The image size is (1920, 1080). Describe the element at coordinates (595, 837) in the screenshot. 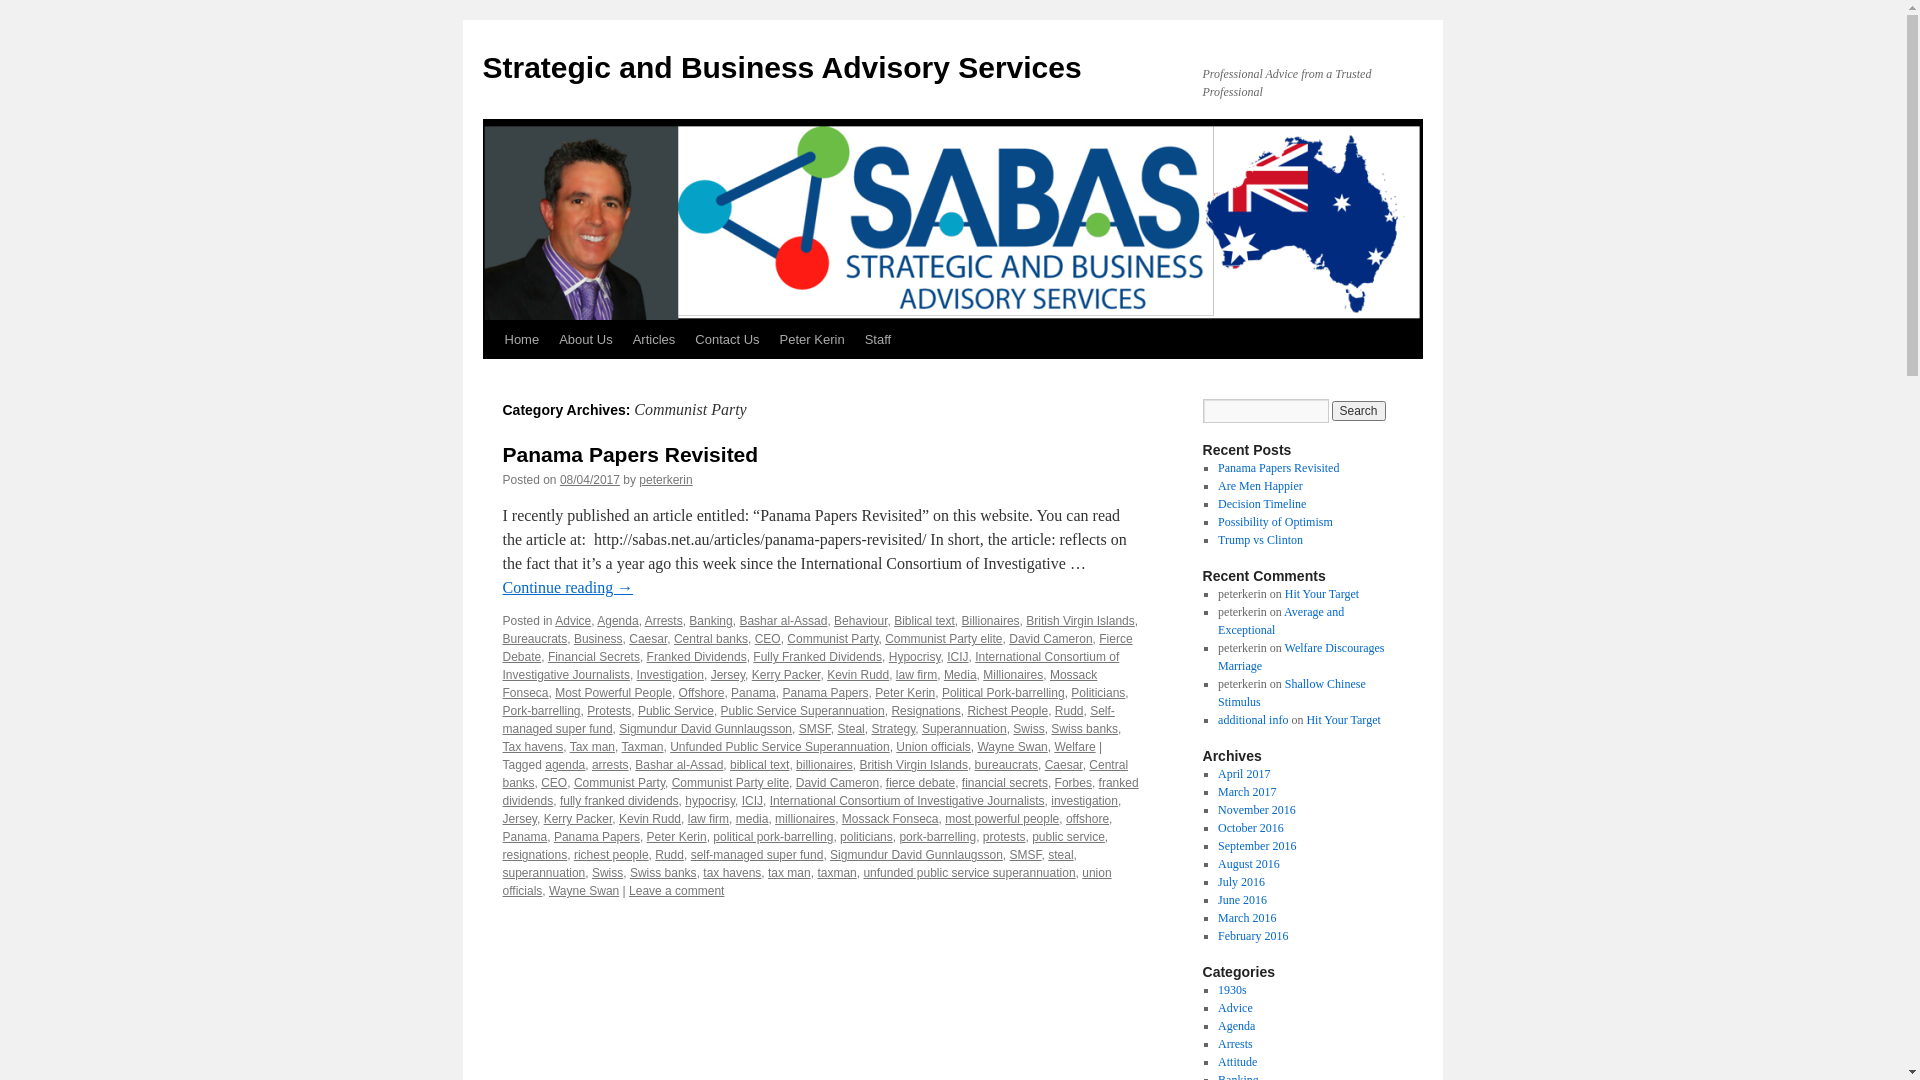

I see `'Panama Papers'` at that location.